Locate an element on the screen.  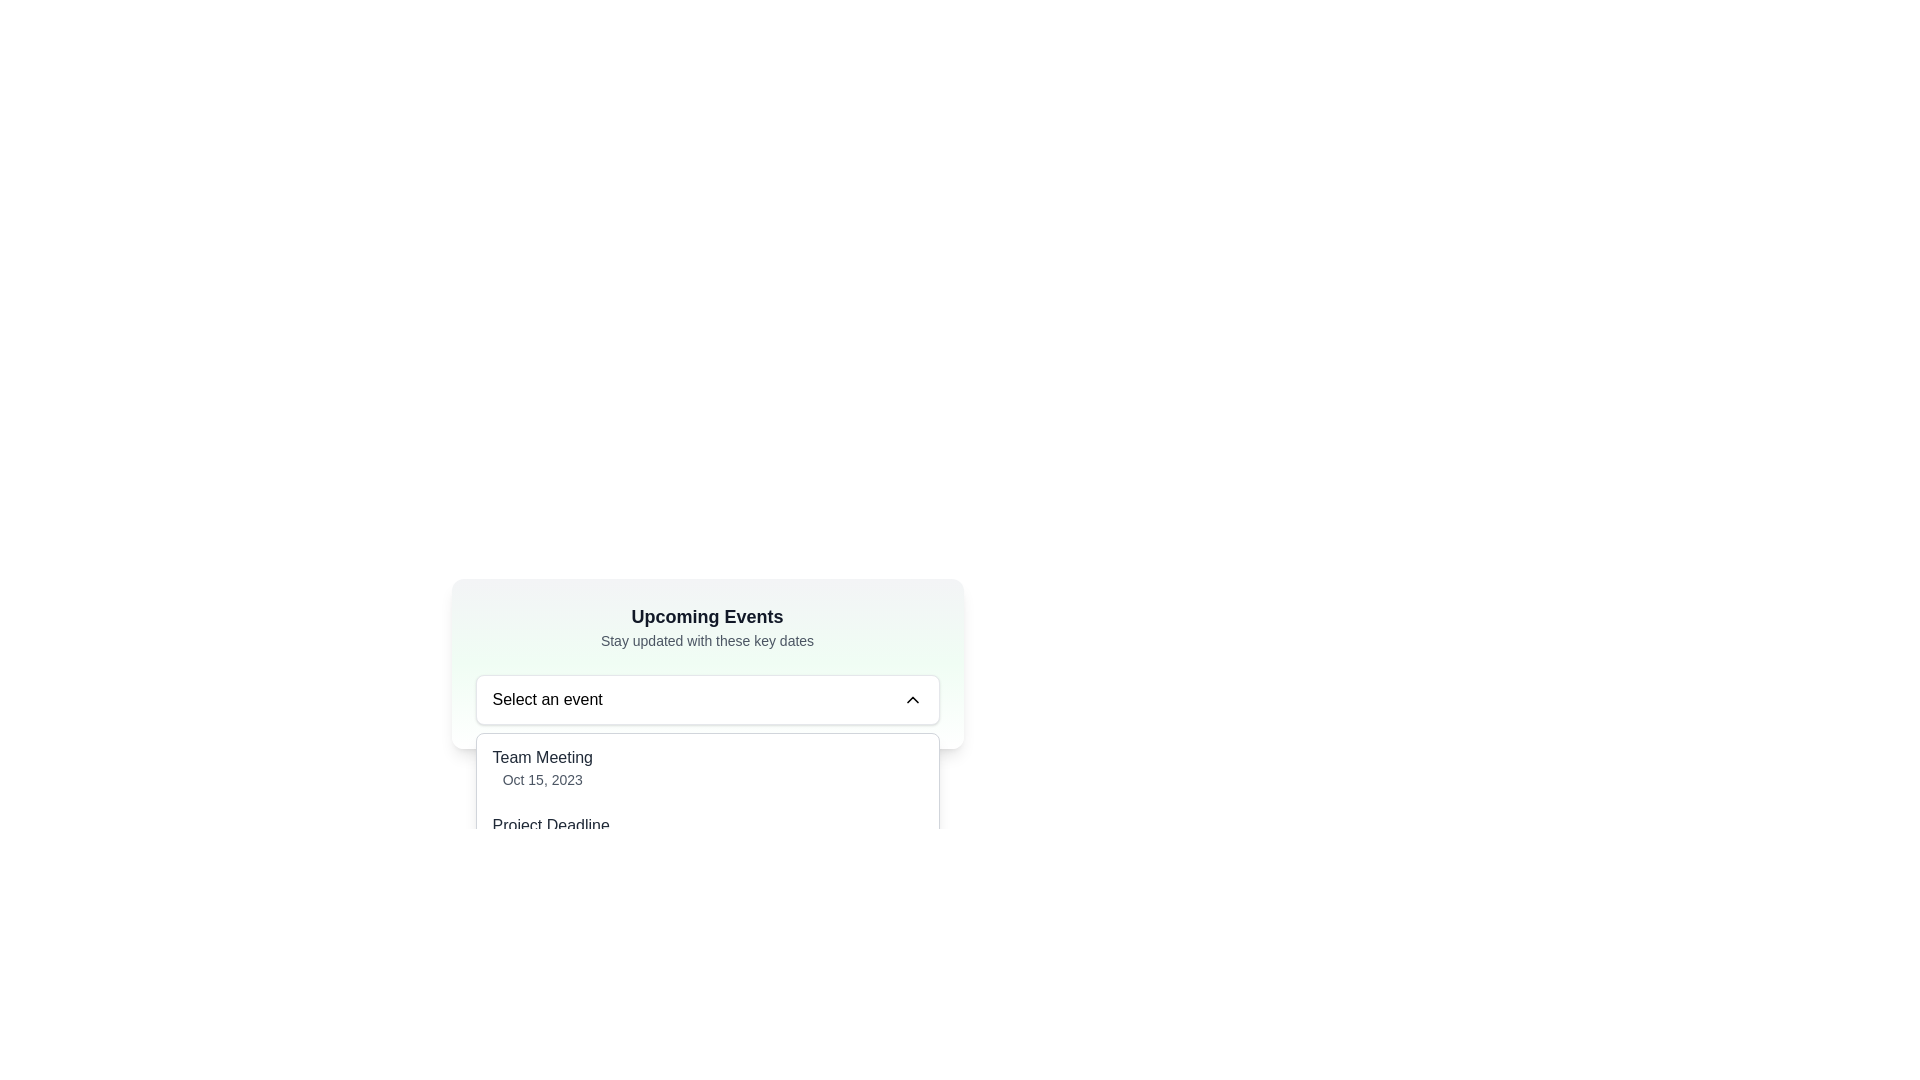
the Dropdown menu located in the 'Upcoming Events' section under the subtitle 'Stay updated with these key dates' is located at coordinates (707, 698).